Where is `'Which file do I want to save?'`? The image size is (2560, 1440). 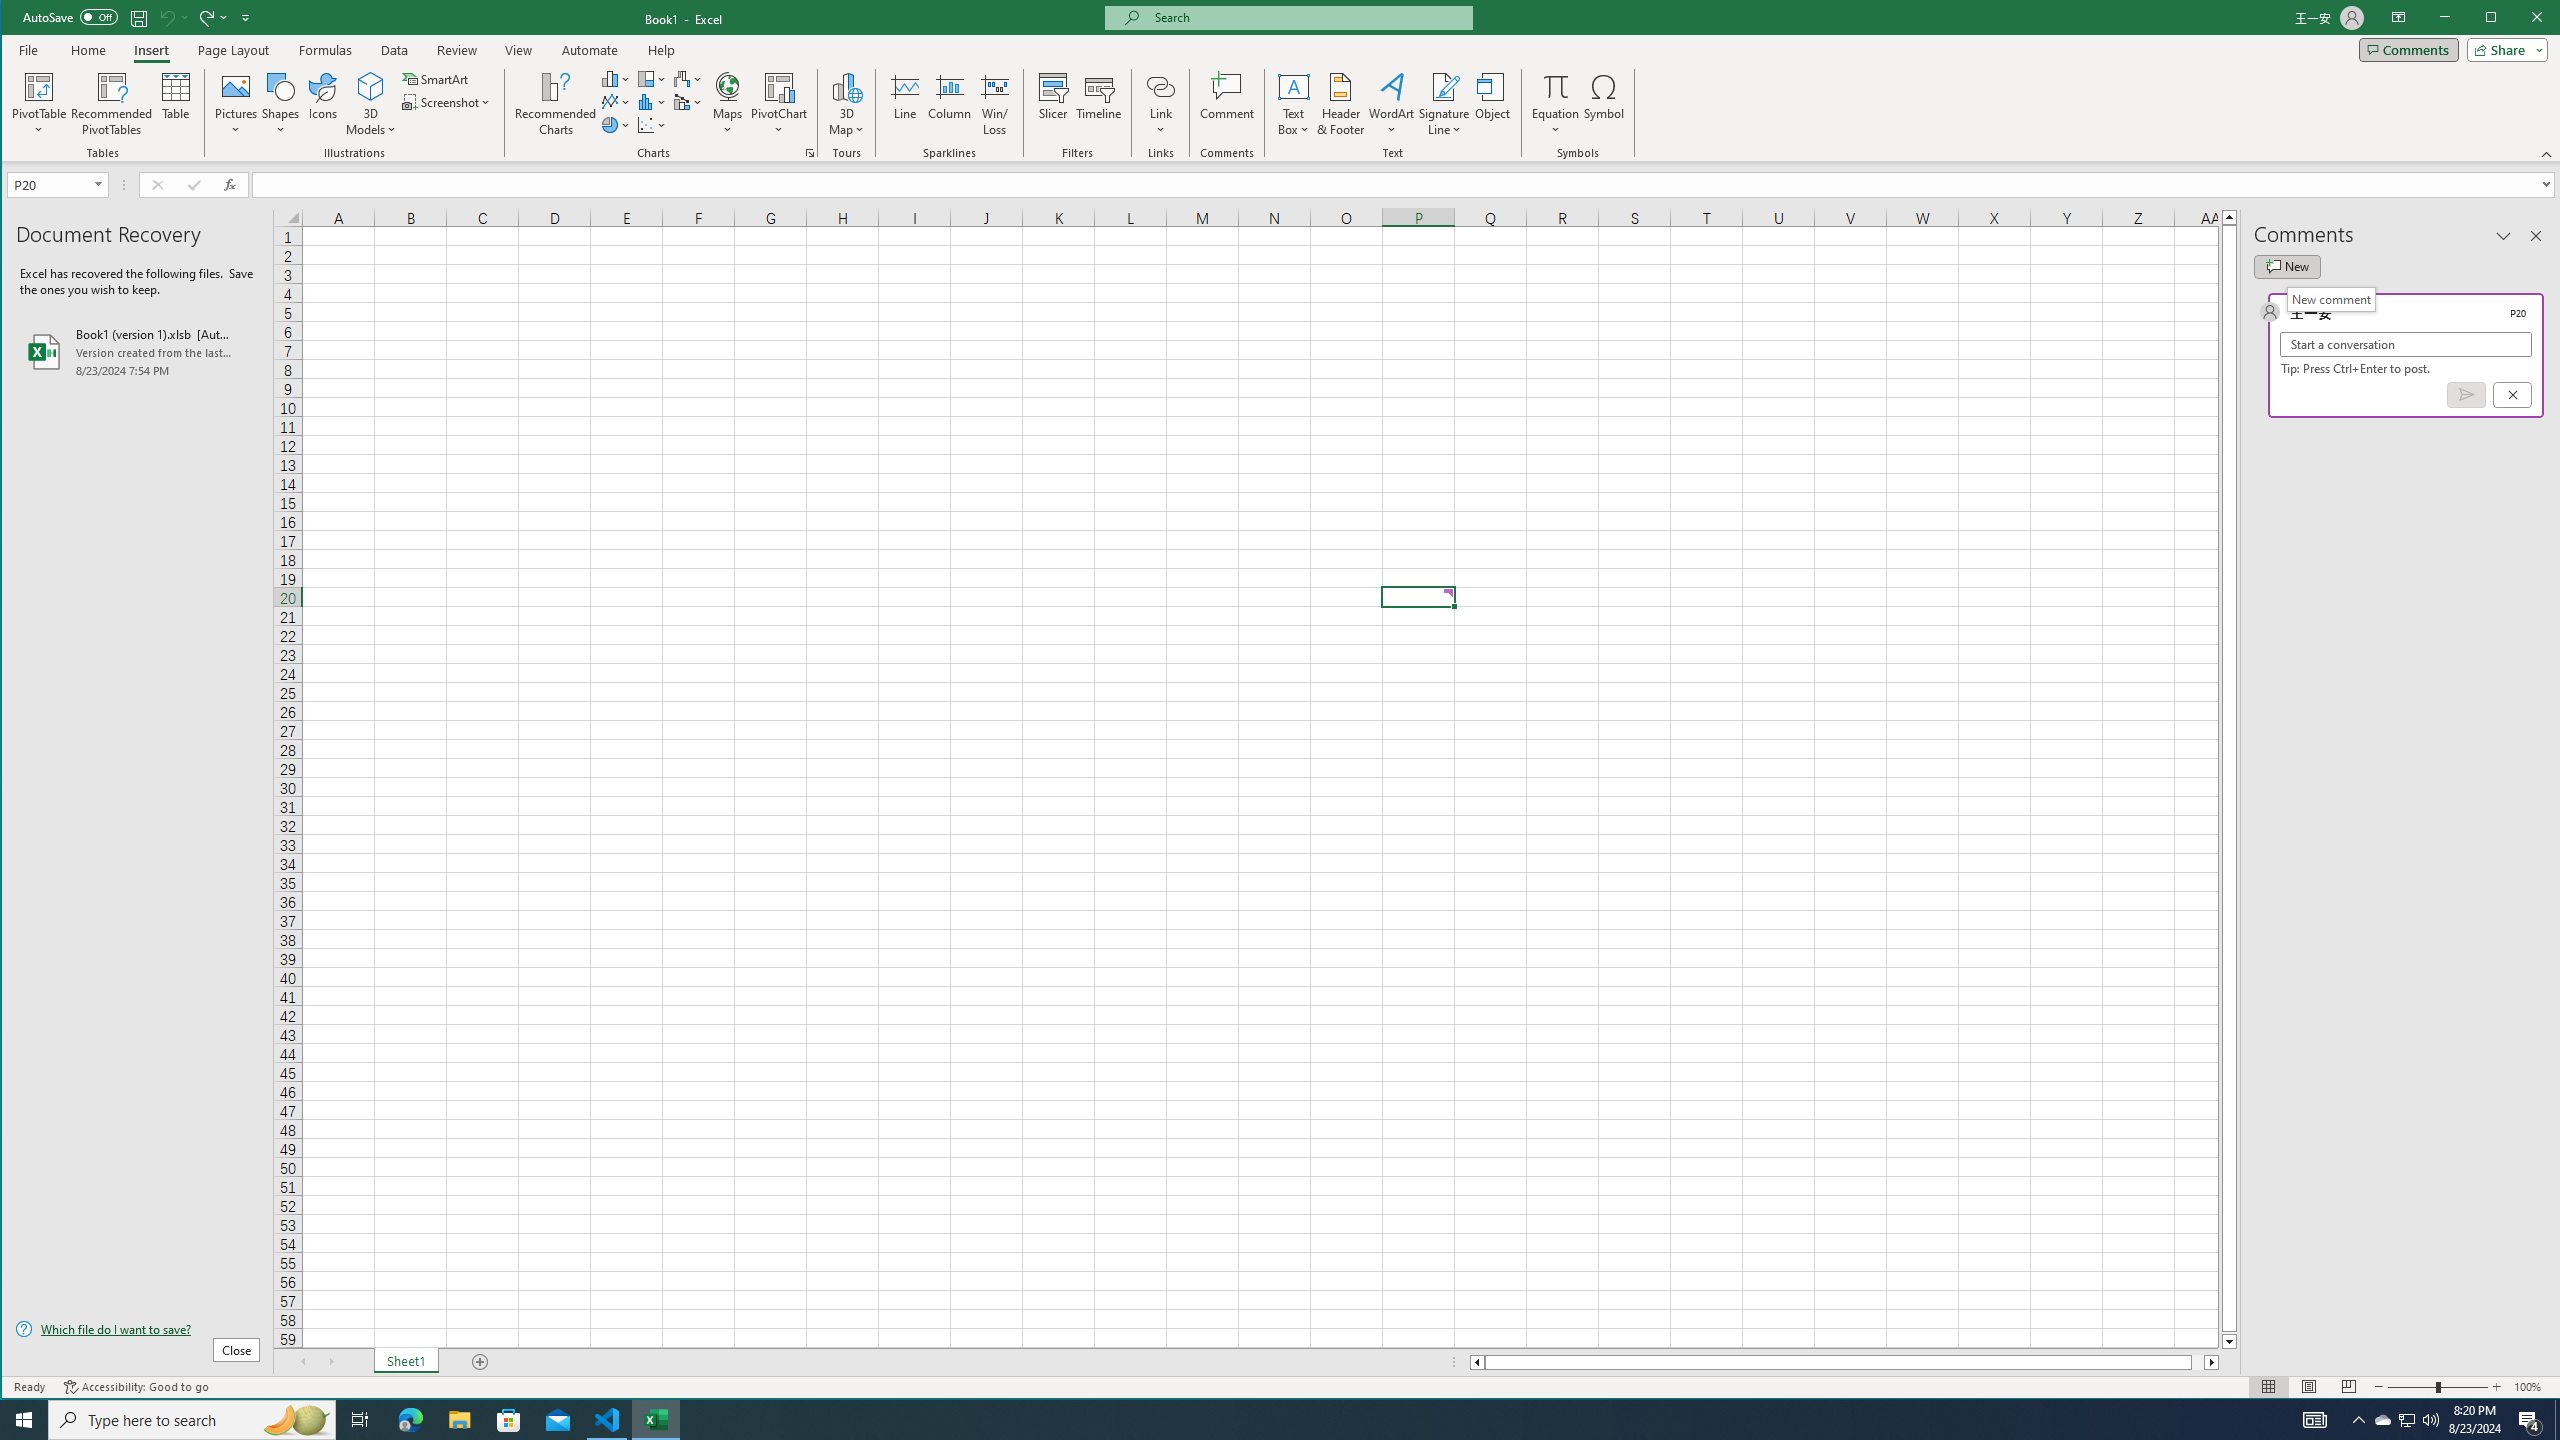 'Which file do I want to save?' is located at coordinates (138, 1328).